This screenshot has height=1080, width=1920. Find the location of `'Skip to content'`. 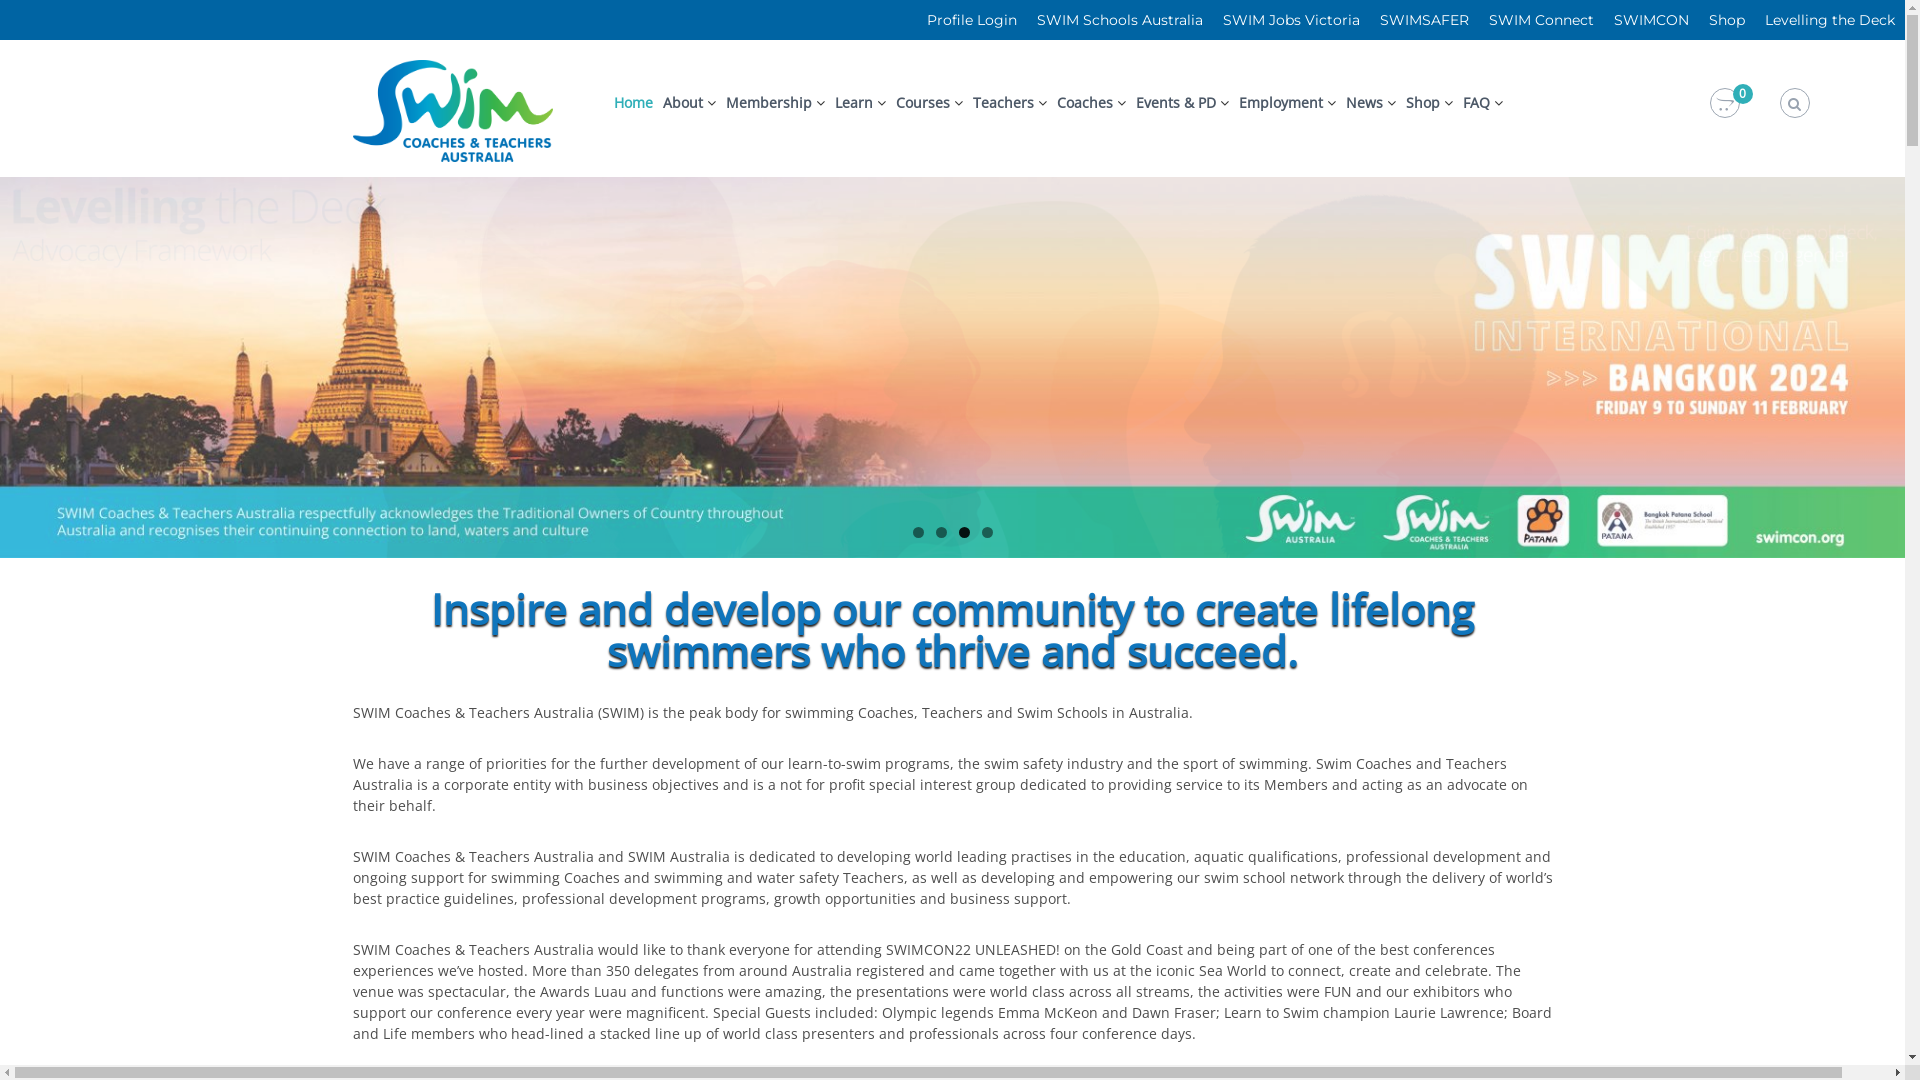

'Skip to content' is located at coordinates (0, 40).